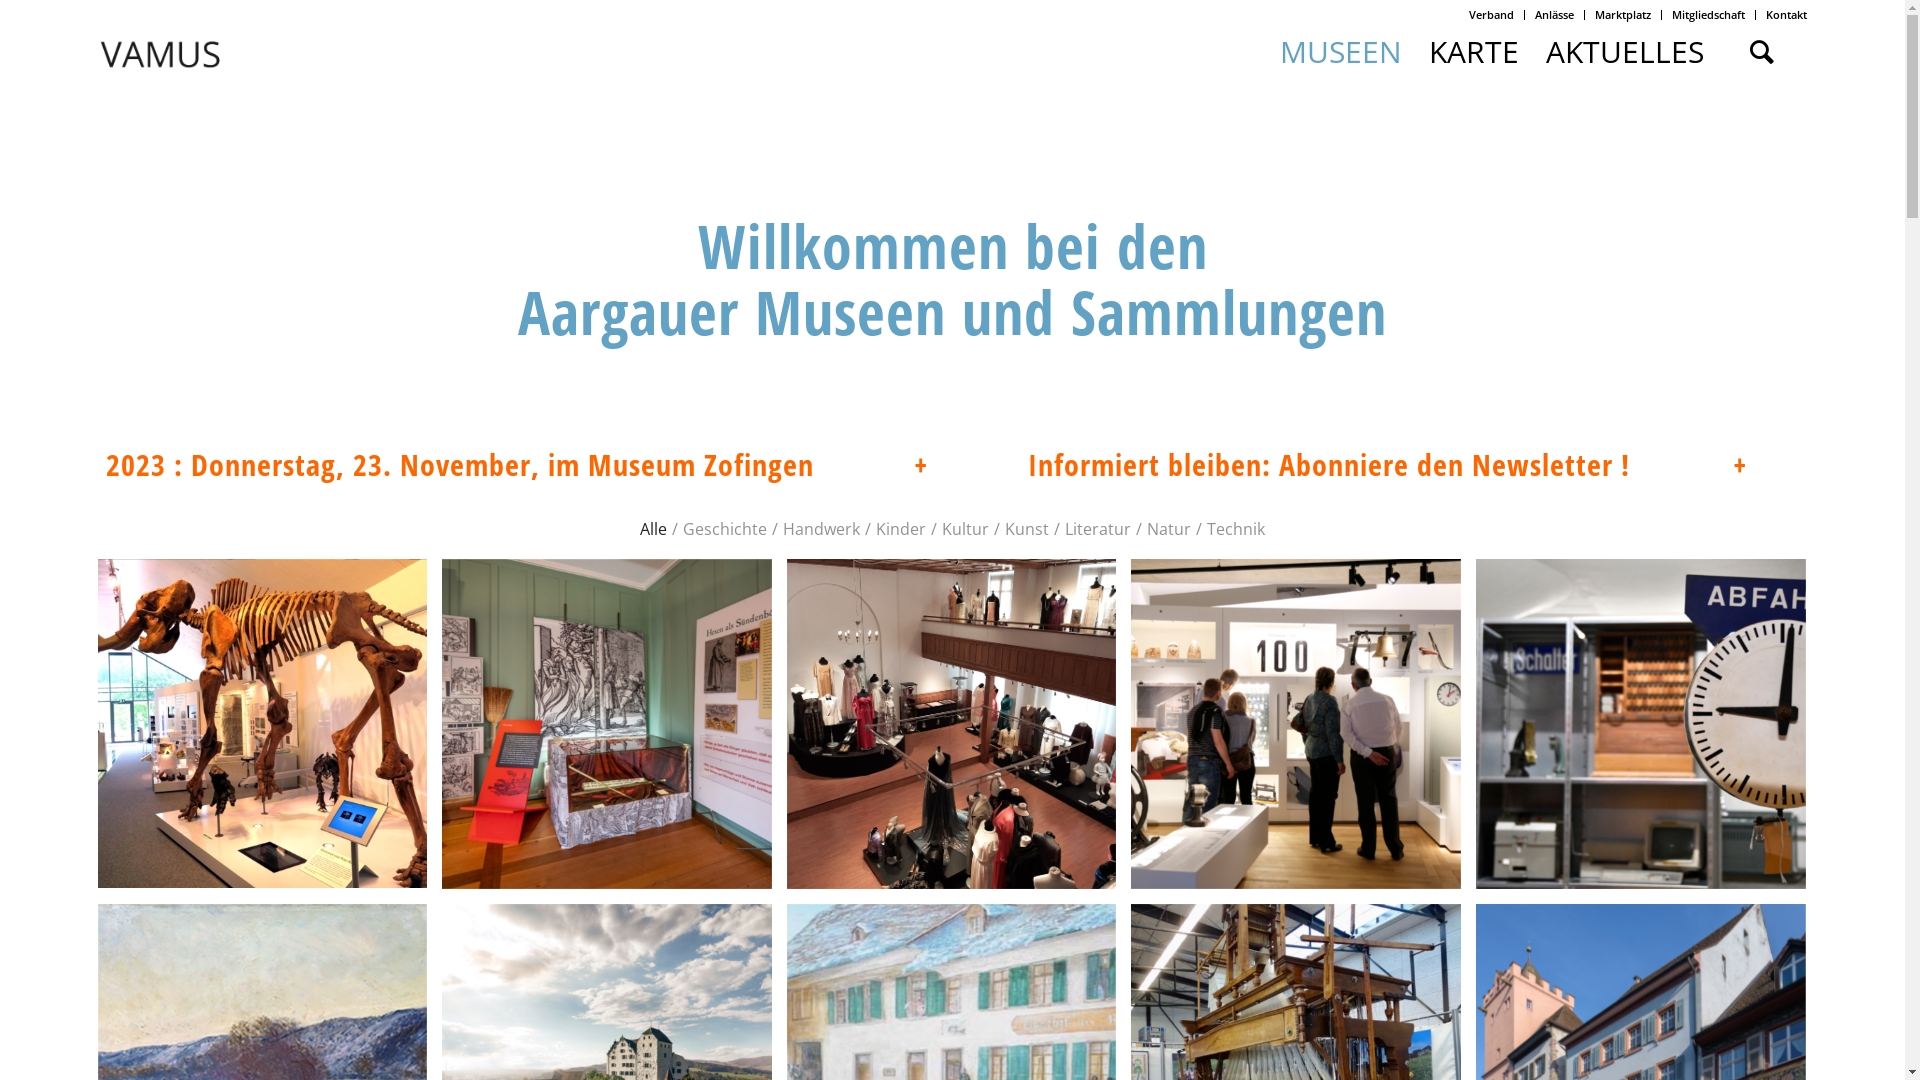 The width and height of the screenshot is (1920, 1080). What do you see at coordinates (1340, 50) in the screenshot?
I see `'MUSEEN'` at bounding box center [1340, 50].